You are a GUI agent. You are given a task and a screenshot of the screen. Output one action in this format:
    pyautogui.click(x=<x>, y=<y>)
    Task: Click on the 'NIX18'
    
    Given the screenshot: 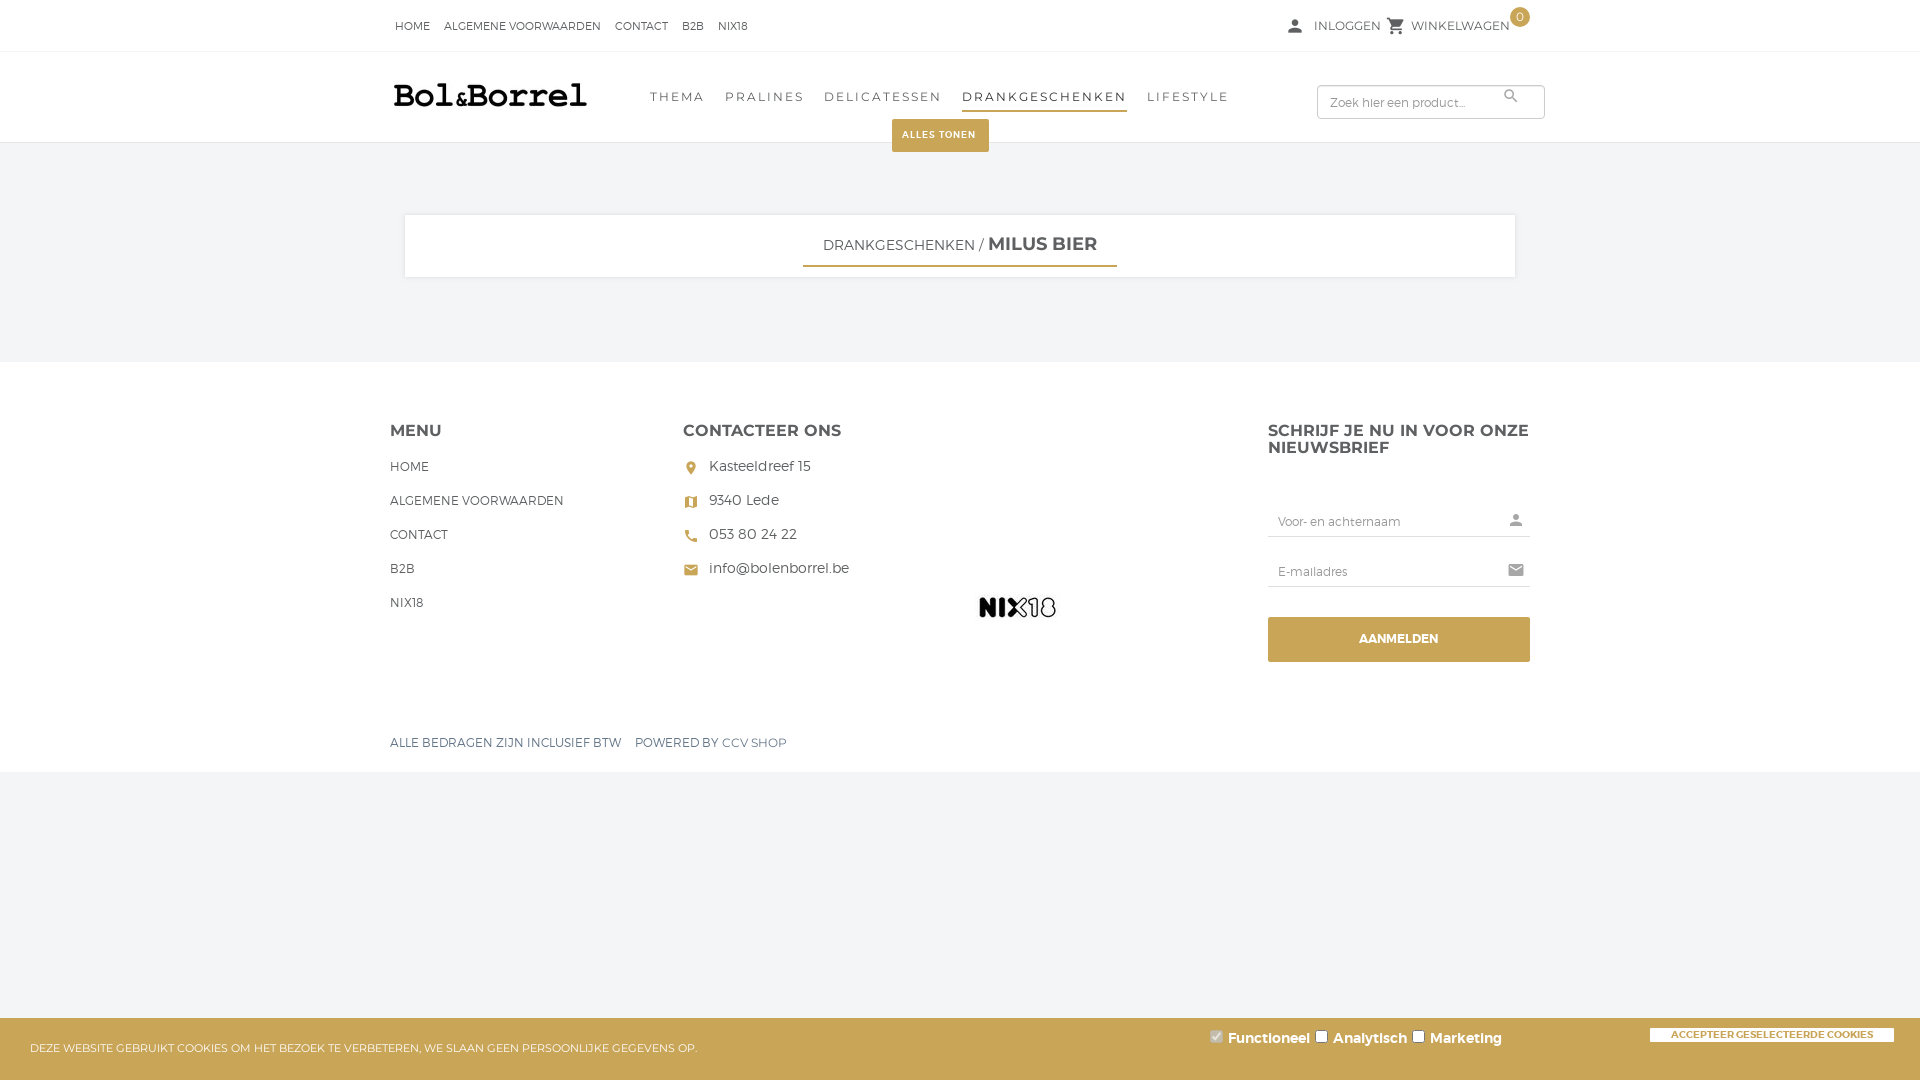 What is the action you would take?
    pyautogui.click(x=405, y=604)
    